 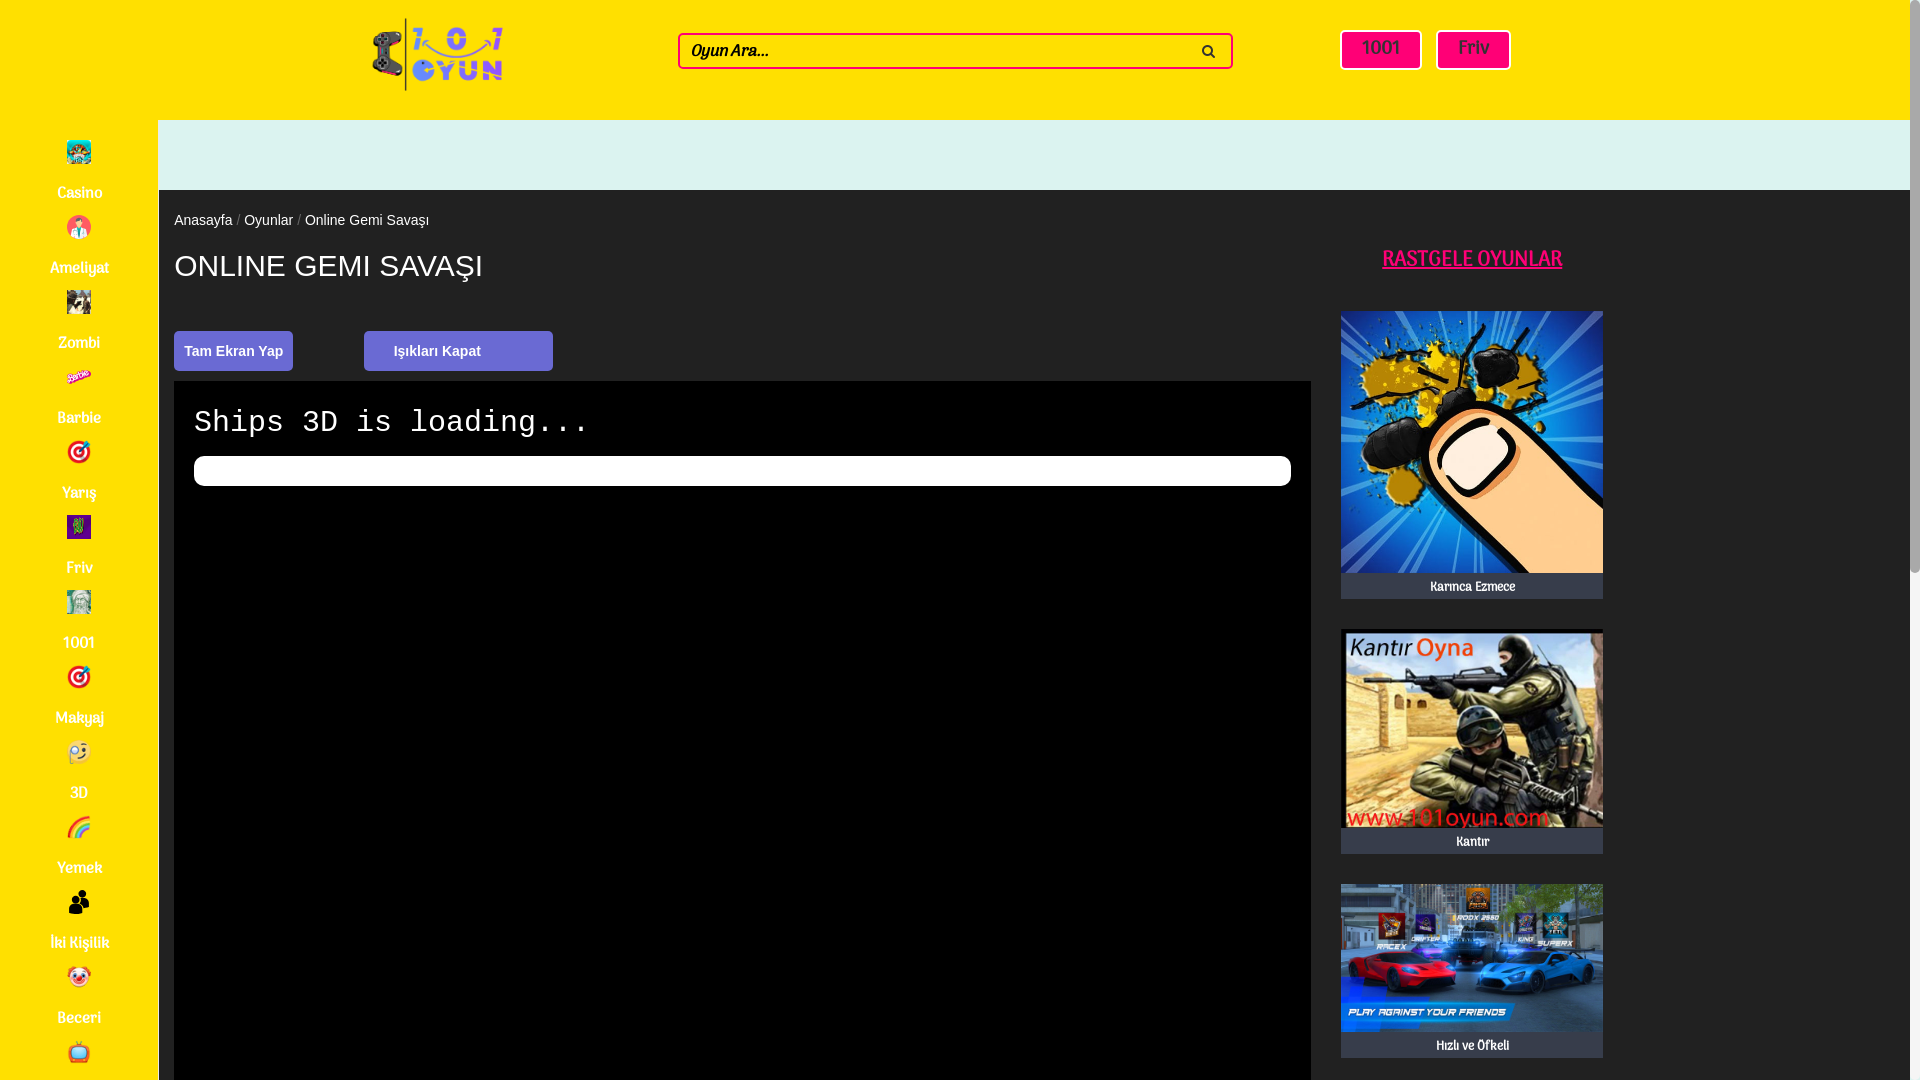 What do you see at coordinates (78, 246) in the screenshot?
I see `'Ameliyat'` at bounding box center [78, 246].